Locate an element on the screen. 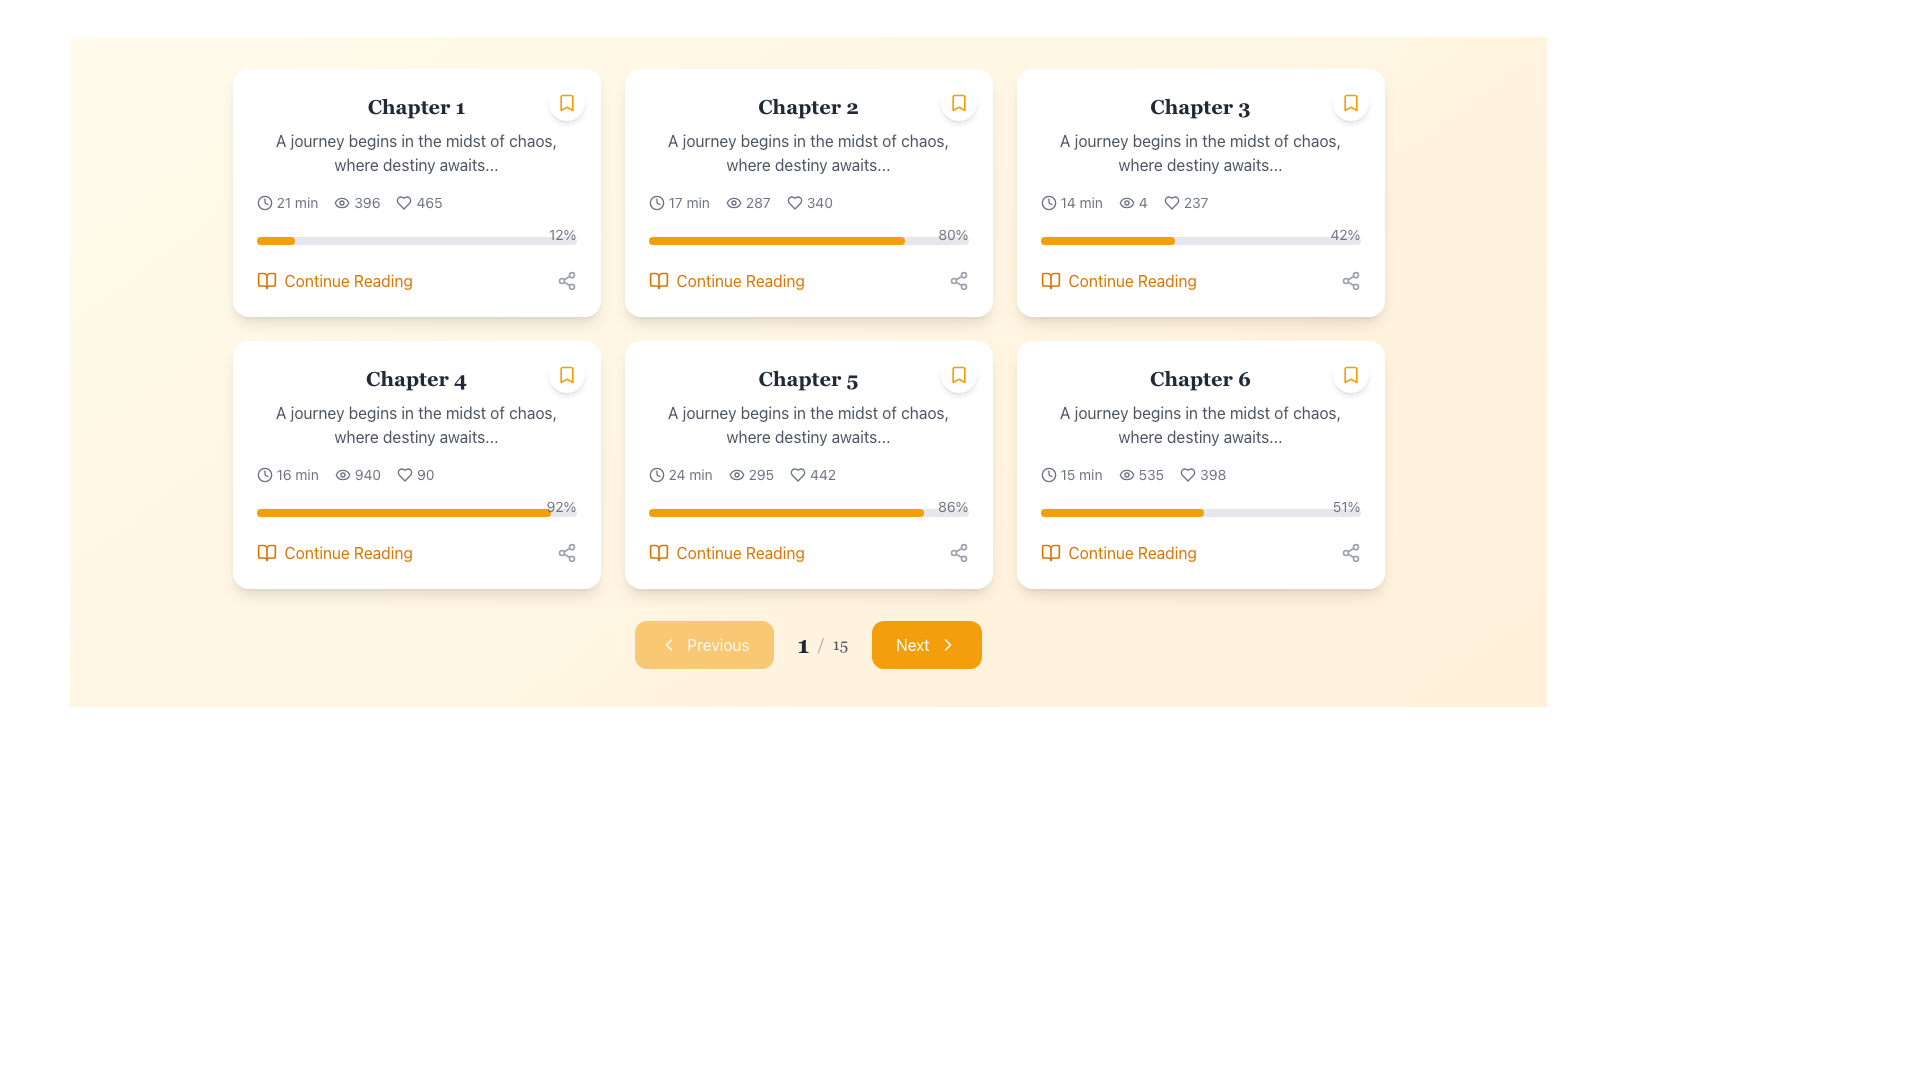  text content displayed in a gray serif font below the title 'Chapter 6' in the sixth card of the grid layout is located at coordinates (1200, 423).